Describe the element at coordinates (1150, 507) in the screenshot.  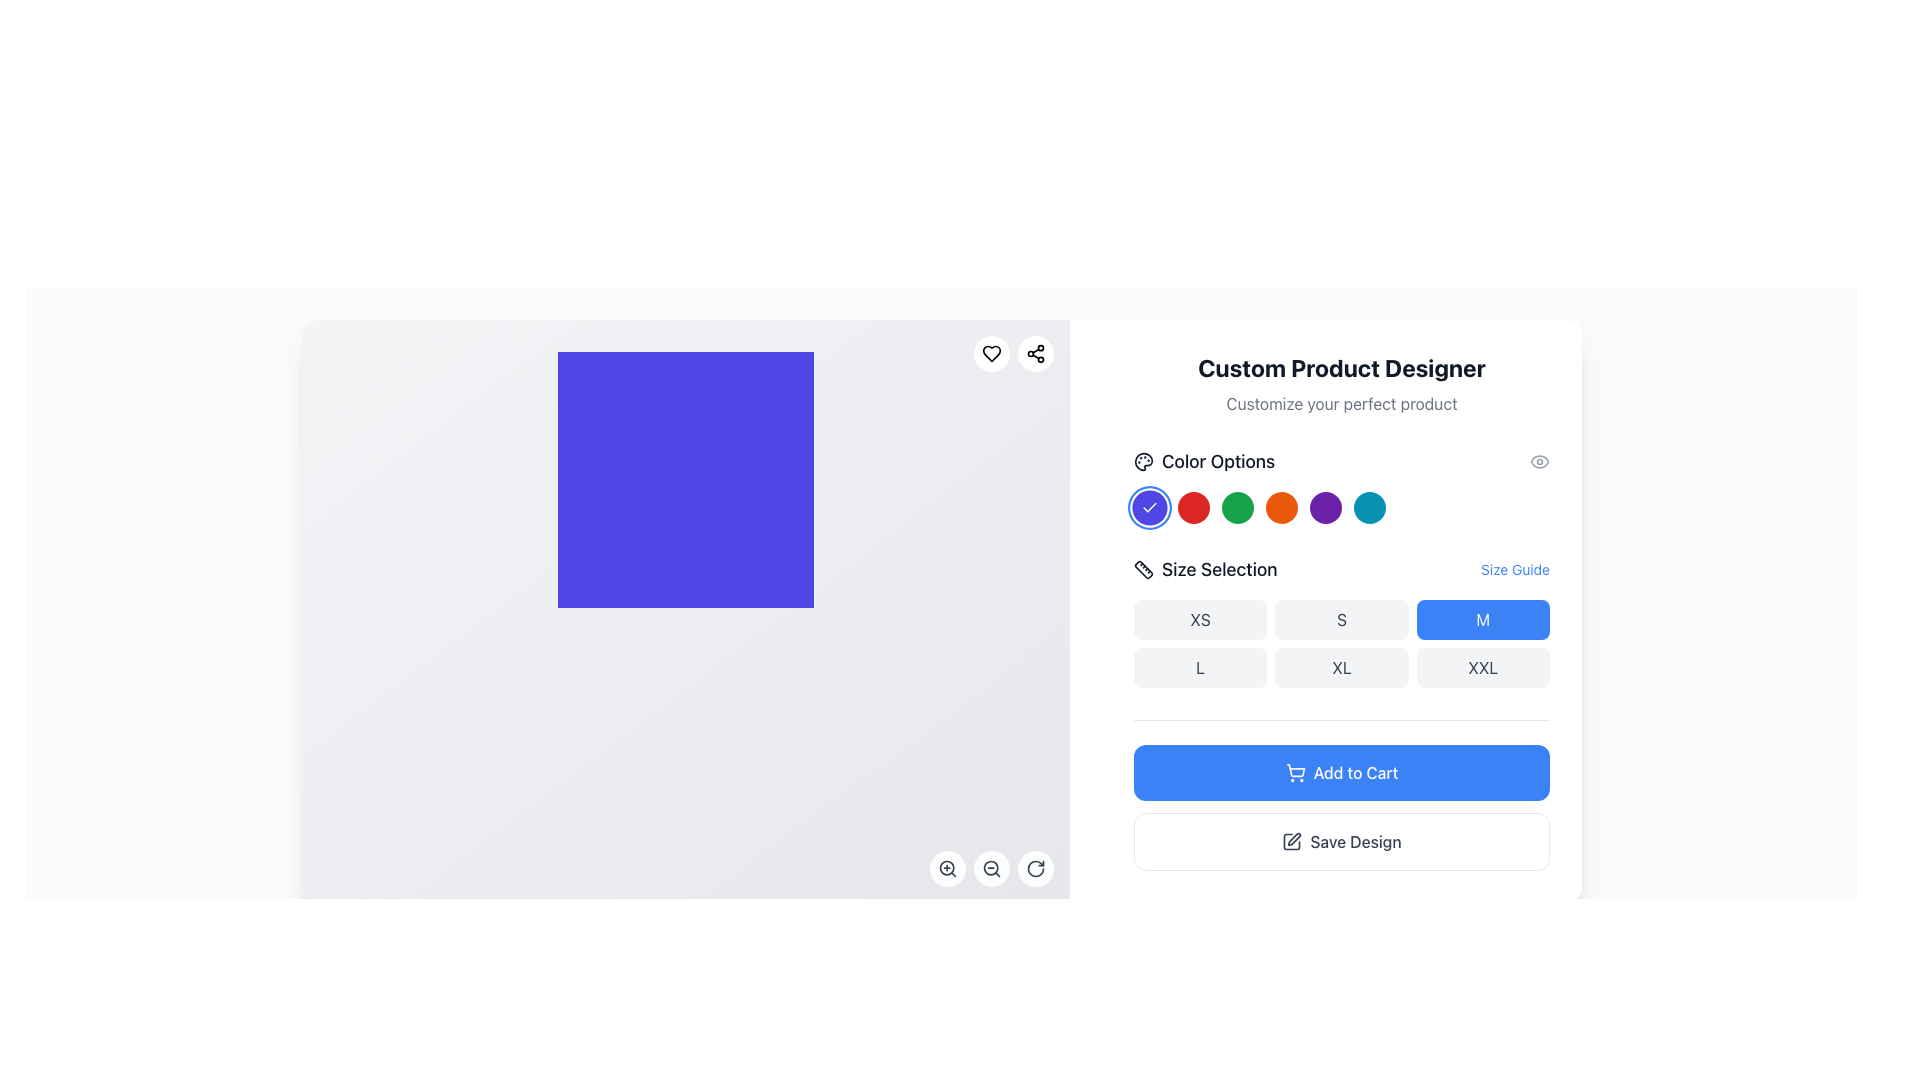
I see `the blue circular button in the 'Color Options' section, which indicates that the blue color option is currently selected` at that location.